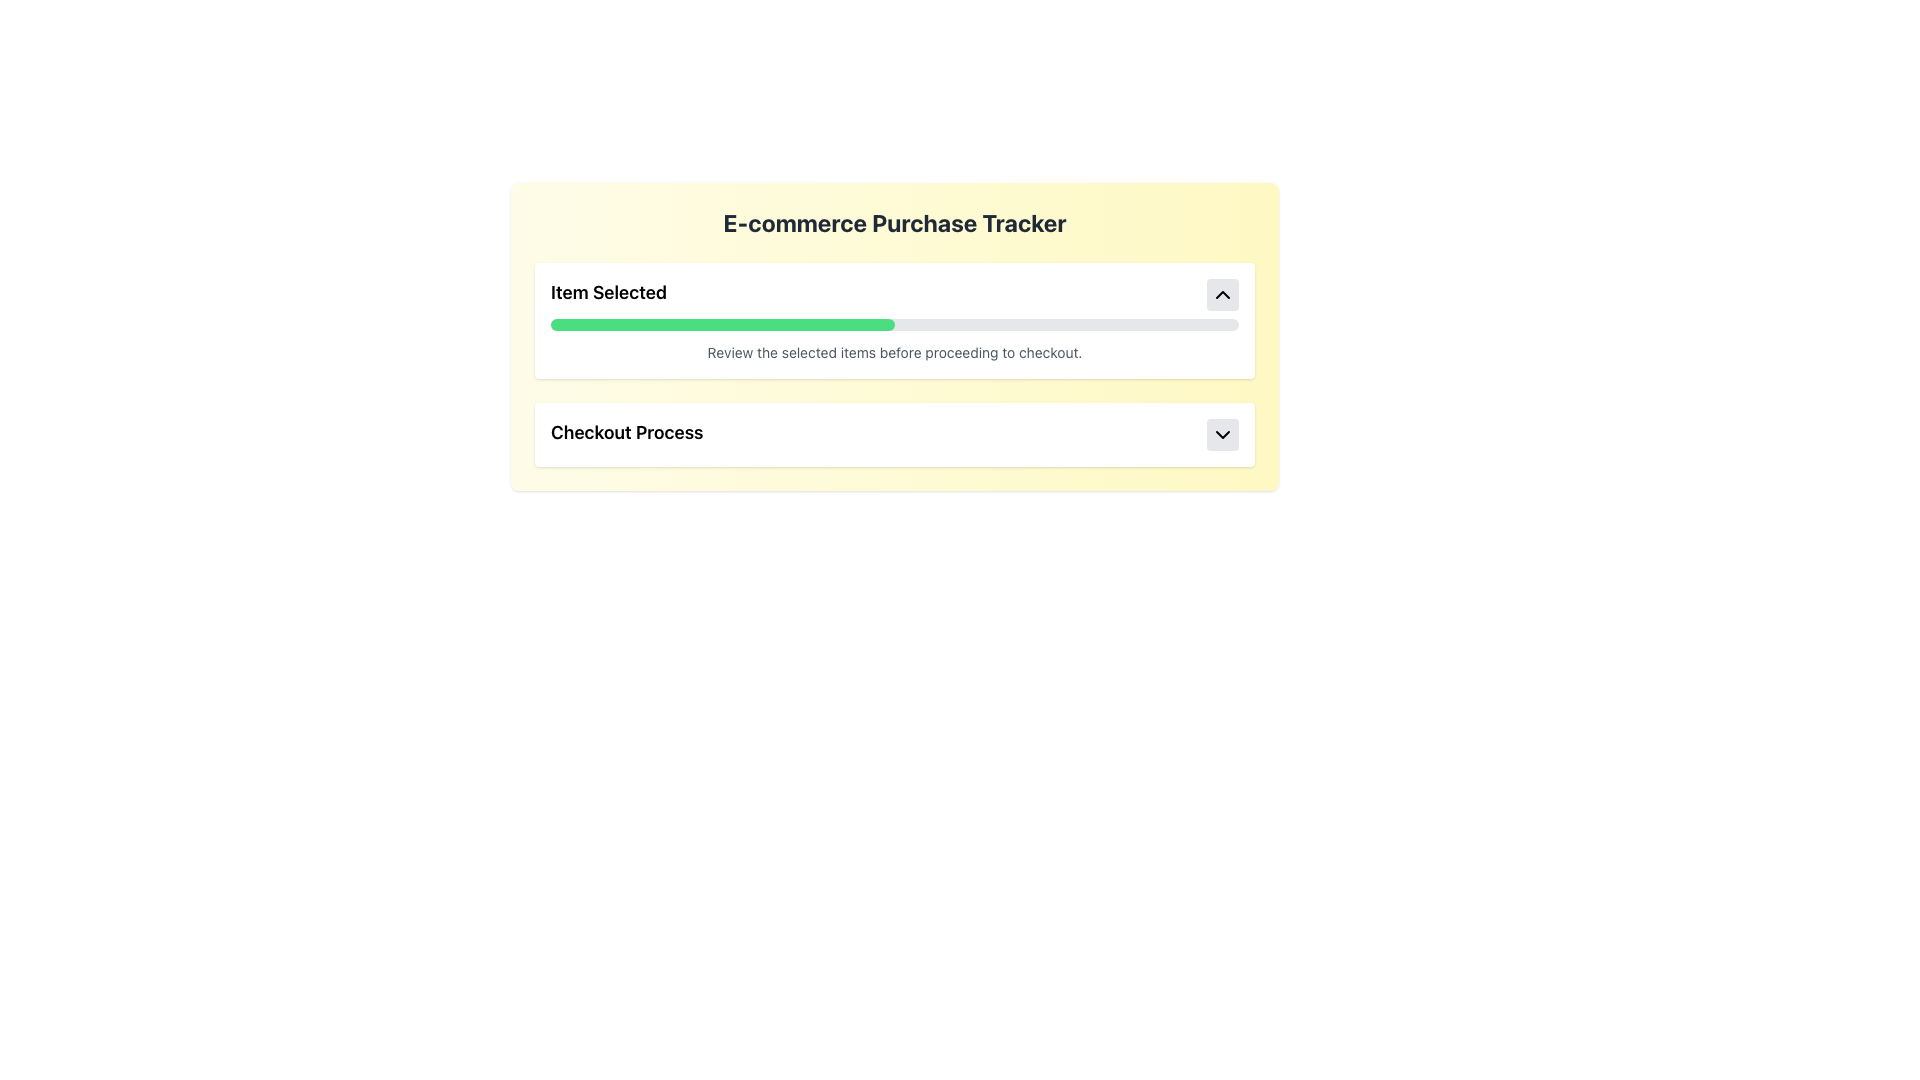  What do you see at coordinates (1222, 294) in the screenshot?
I see `the button located at the far-right end of the 'Item Selected' section` at bounding box center [1222, 294].